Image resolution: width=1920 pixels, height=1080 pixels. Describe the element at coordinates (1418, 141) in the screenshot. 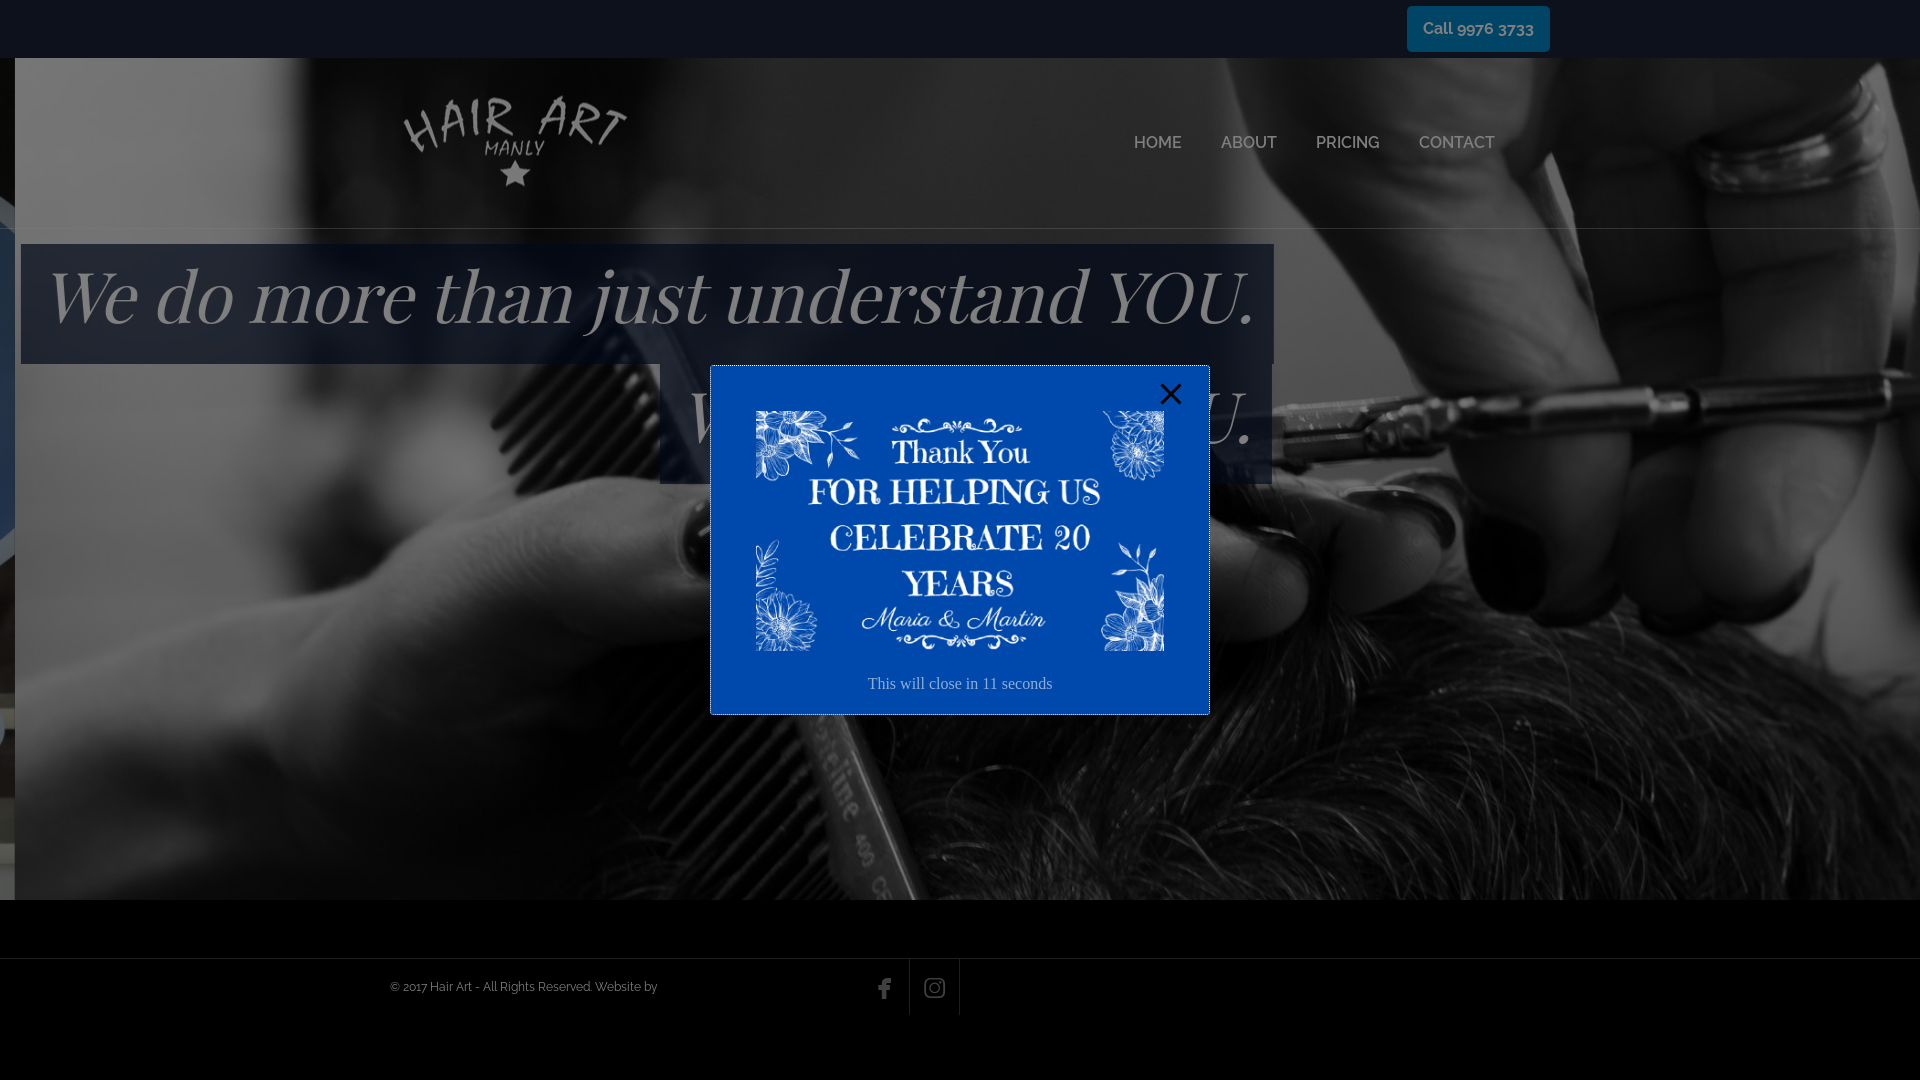

I see `'CONTACT'` at that location.